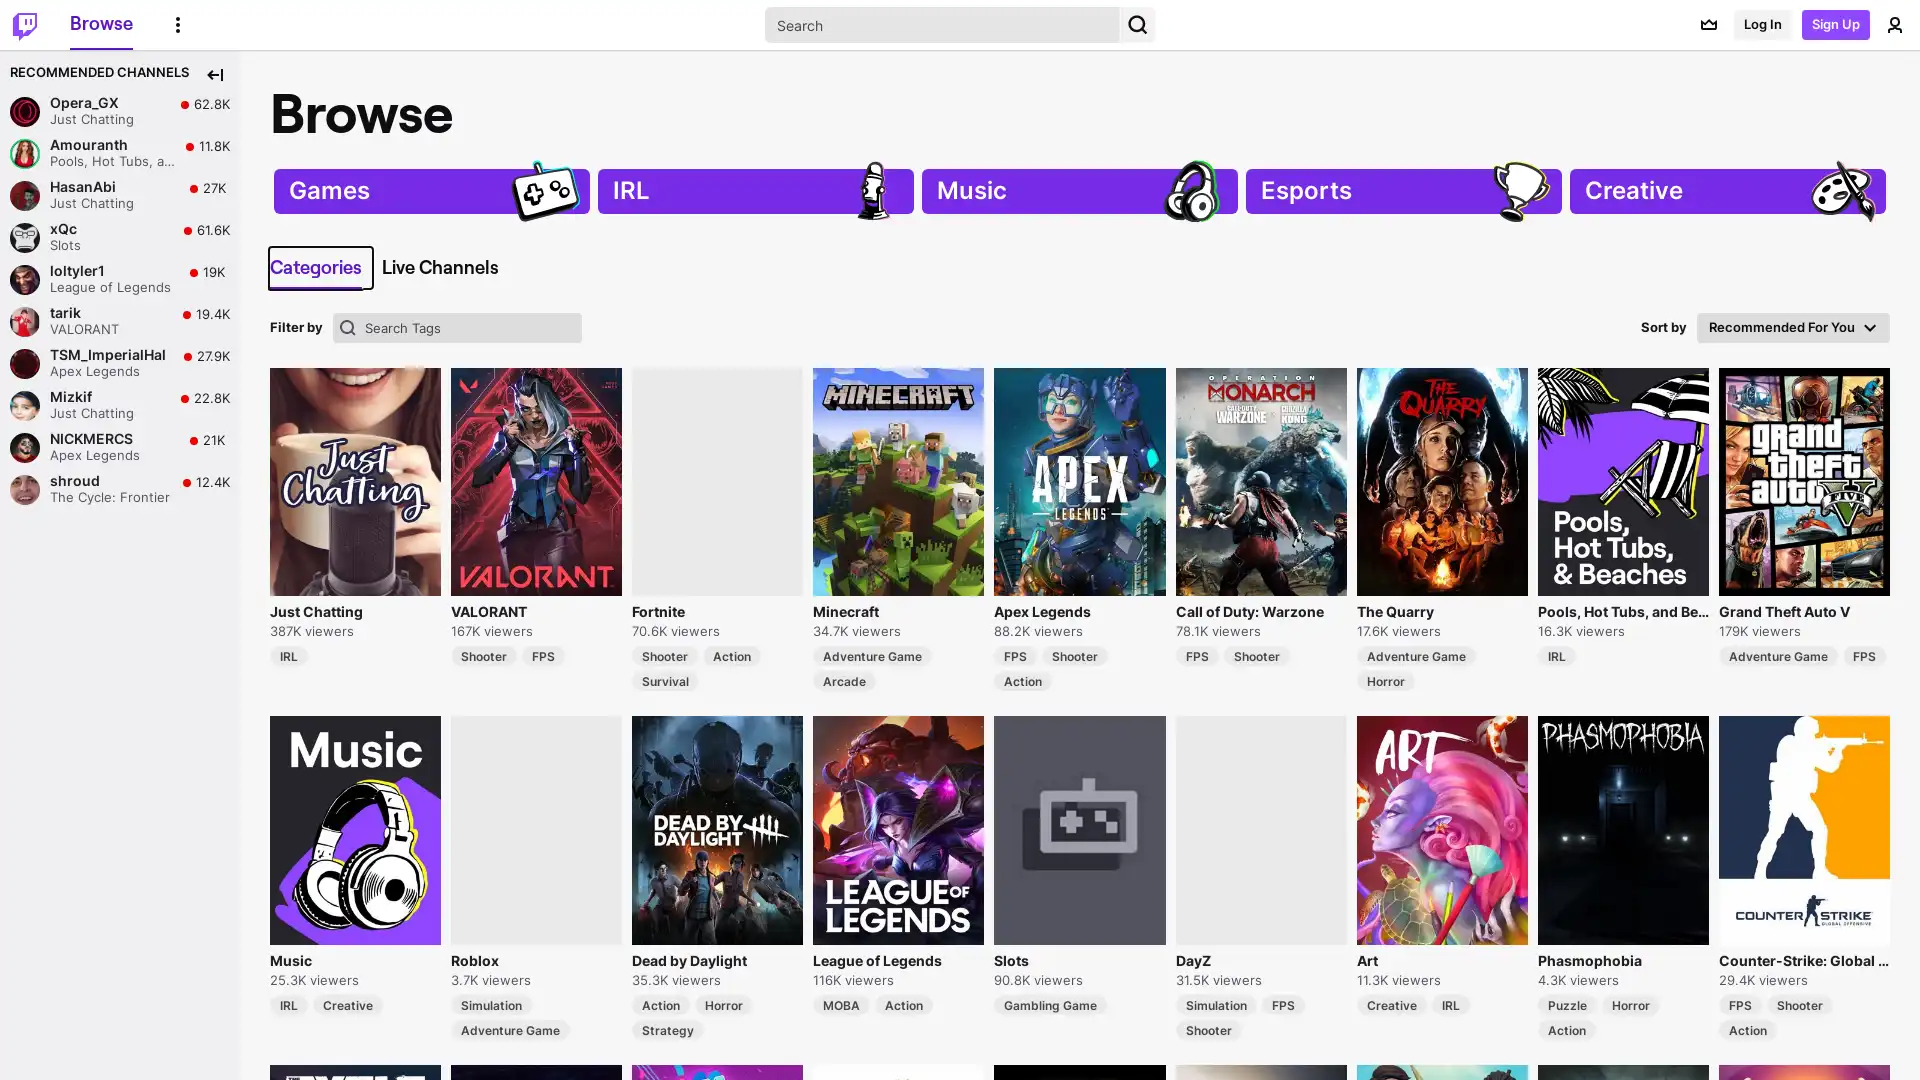 The image size is (1920, 1080). Describe the element at coordinates (1793, 326) in the screenshot. I see `Recommended For You` at that location.